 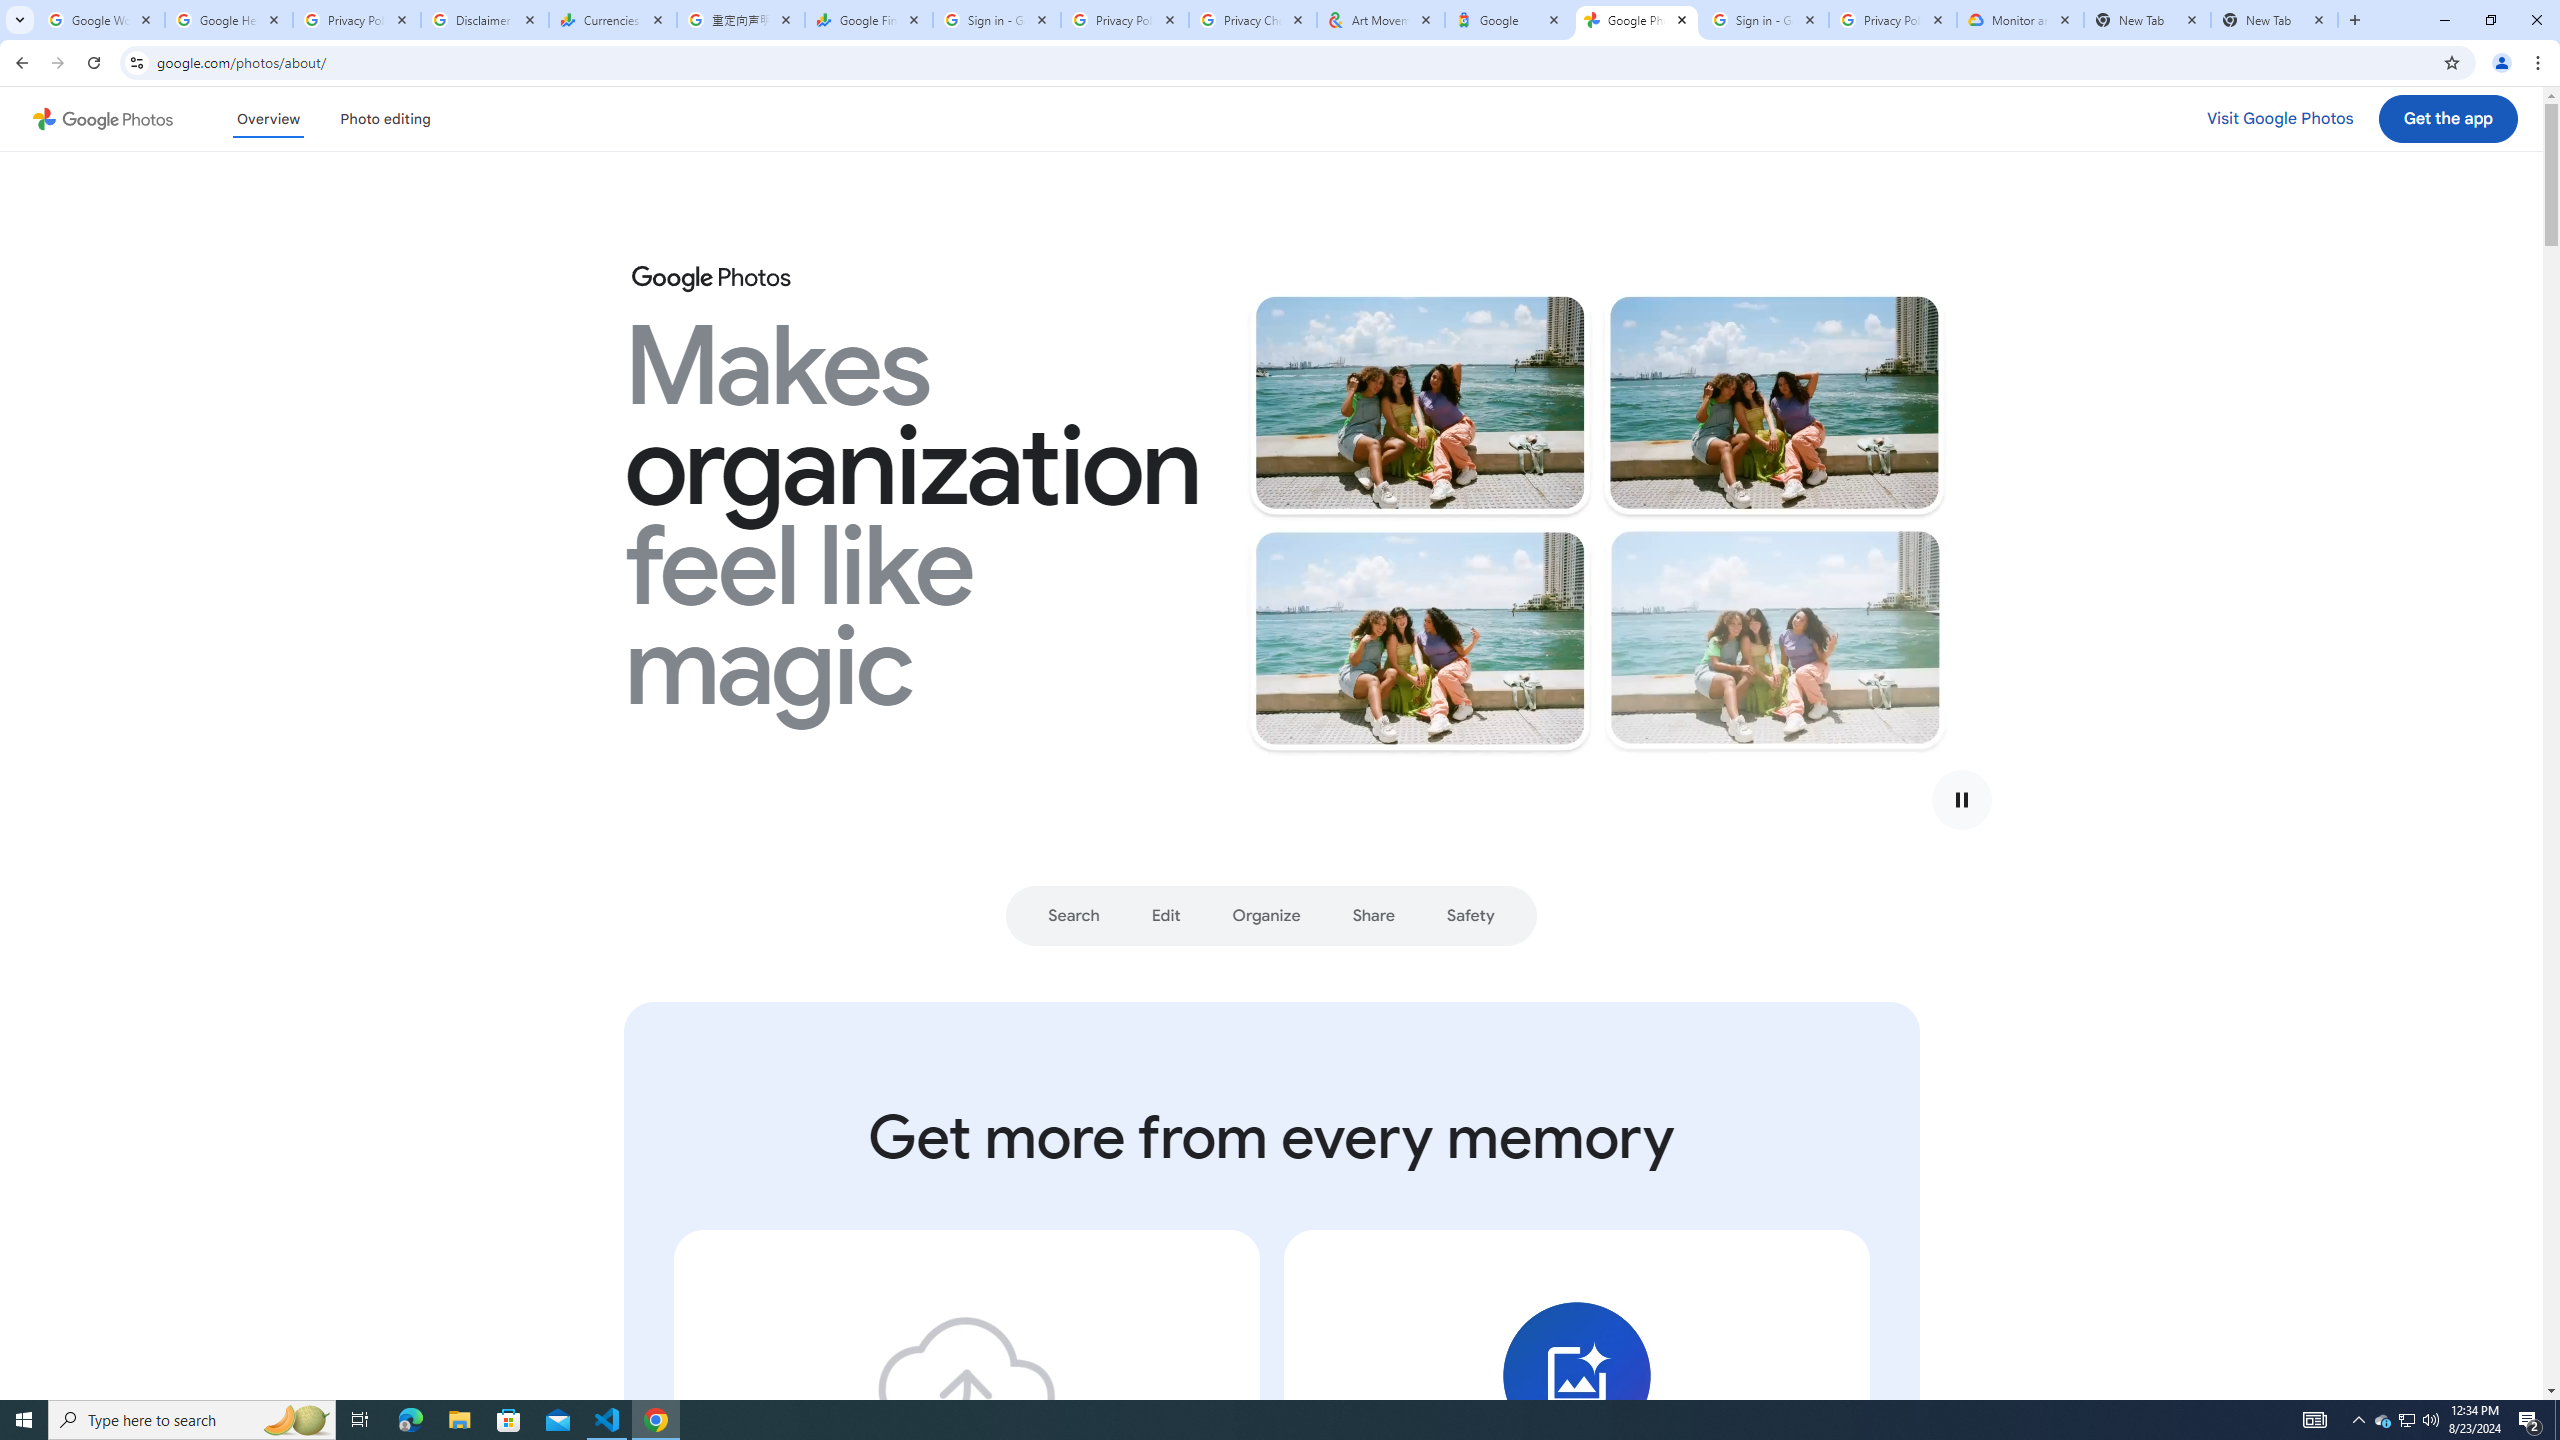 I want to click on 'Google', so click(x=1508, y=19).